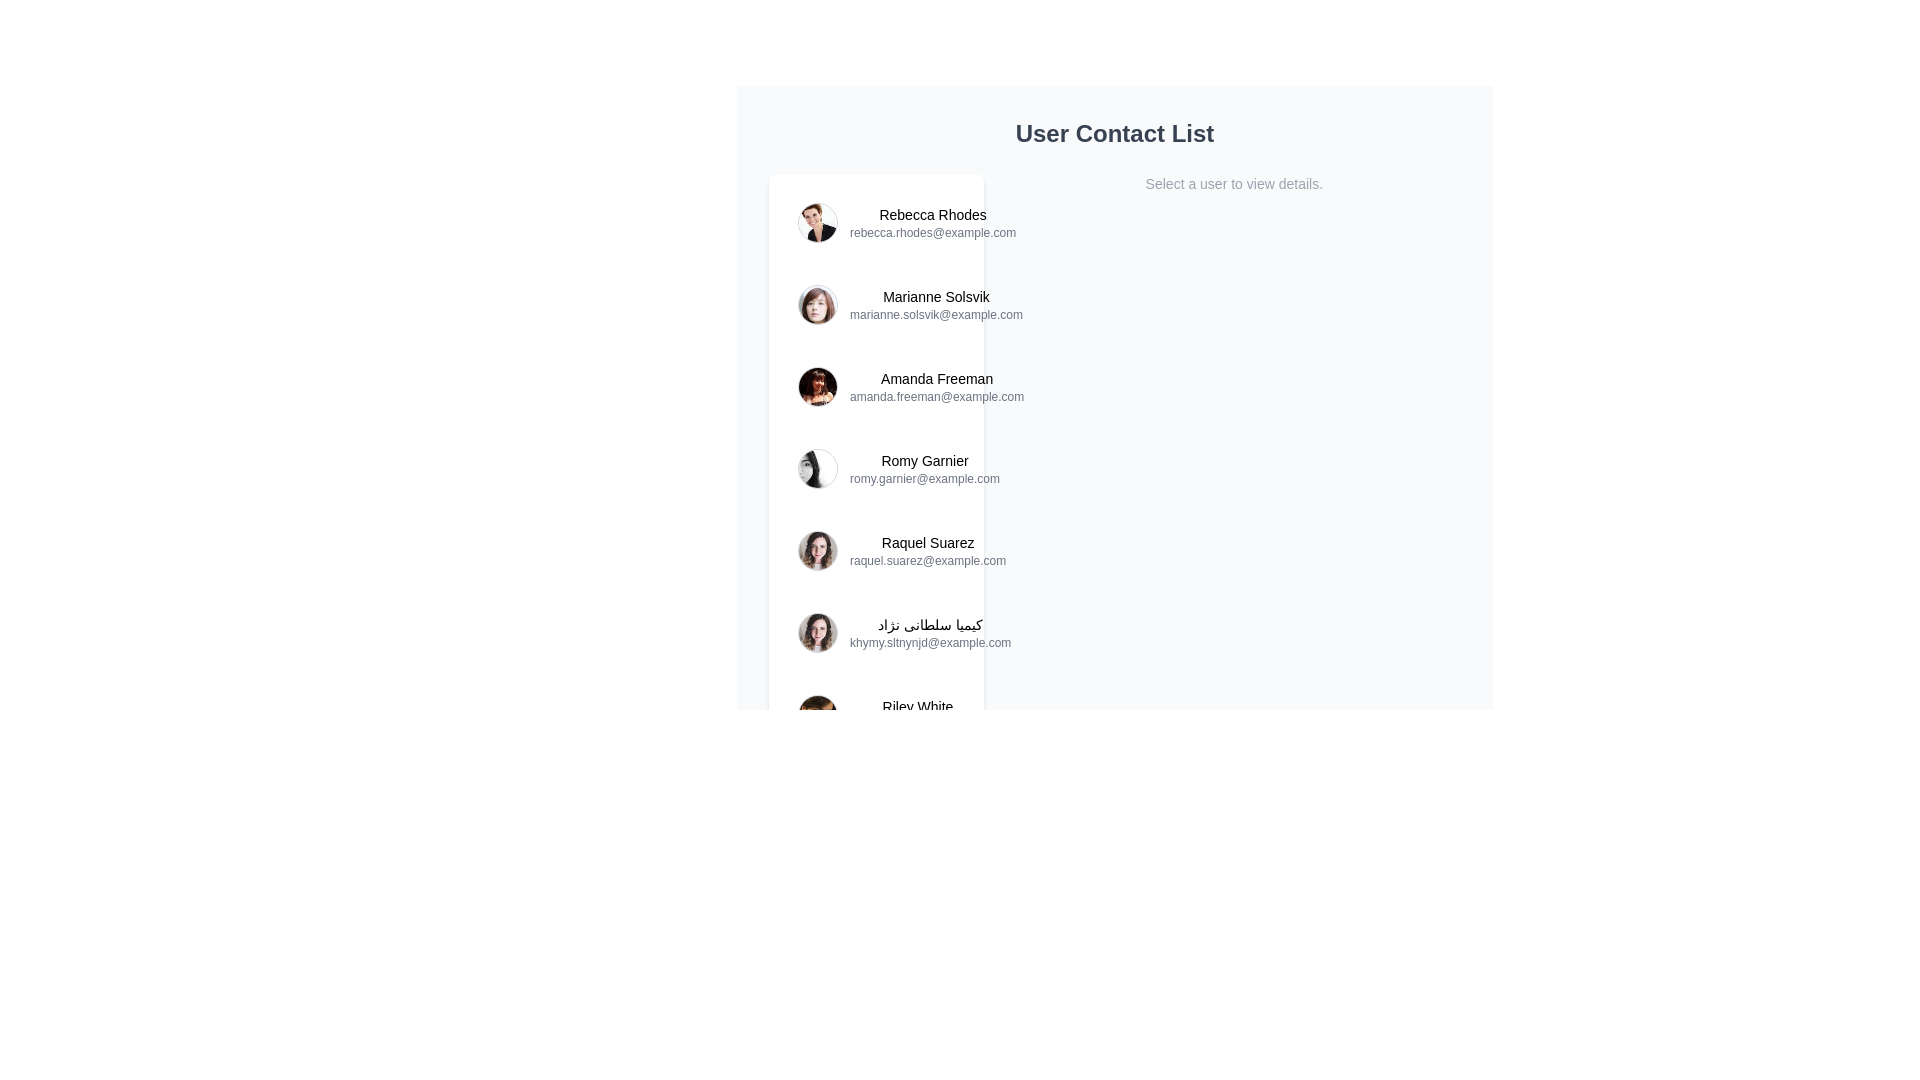 The height and width of the screenshot is (1080, 1920). What do you see at coordinates (929, 623) in the screenshot?
I see `the text label displaying the full name 'کیمیا سلطانی نژاد' in the contact list, which is located in the sixth position of the vertical list` at bounding box center [929, 623].